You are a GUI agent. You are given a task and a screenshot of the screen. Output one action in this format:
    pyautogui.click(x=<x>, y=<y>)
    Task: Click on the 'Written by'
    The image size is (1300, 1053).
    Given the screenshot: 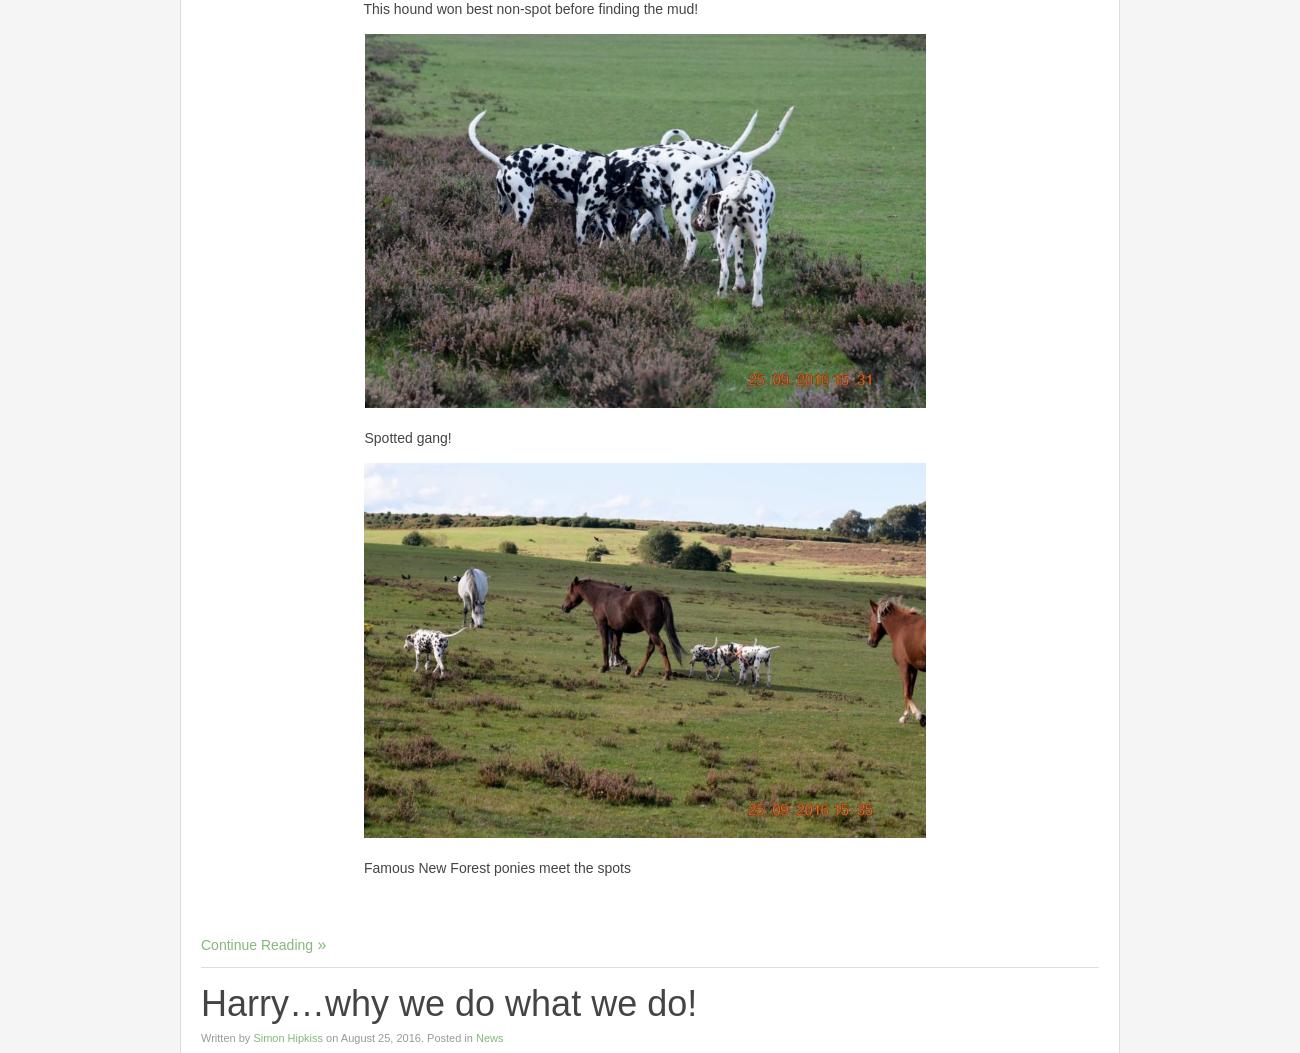 What is the action you would take?
    pyautogui.click(x=225, y=1035)
    